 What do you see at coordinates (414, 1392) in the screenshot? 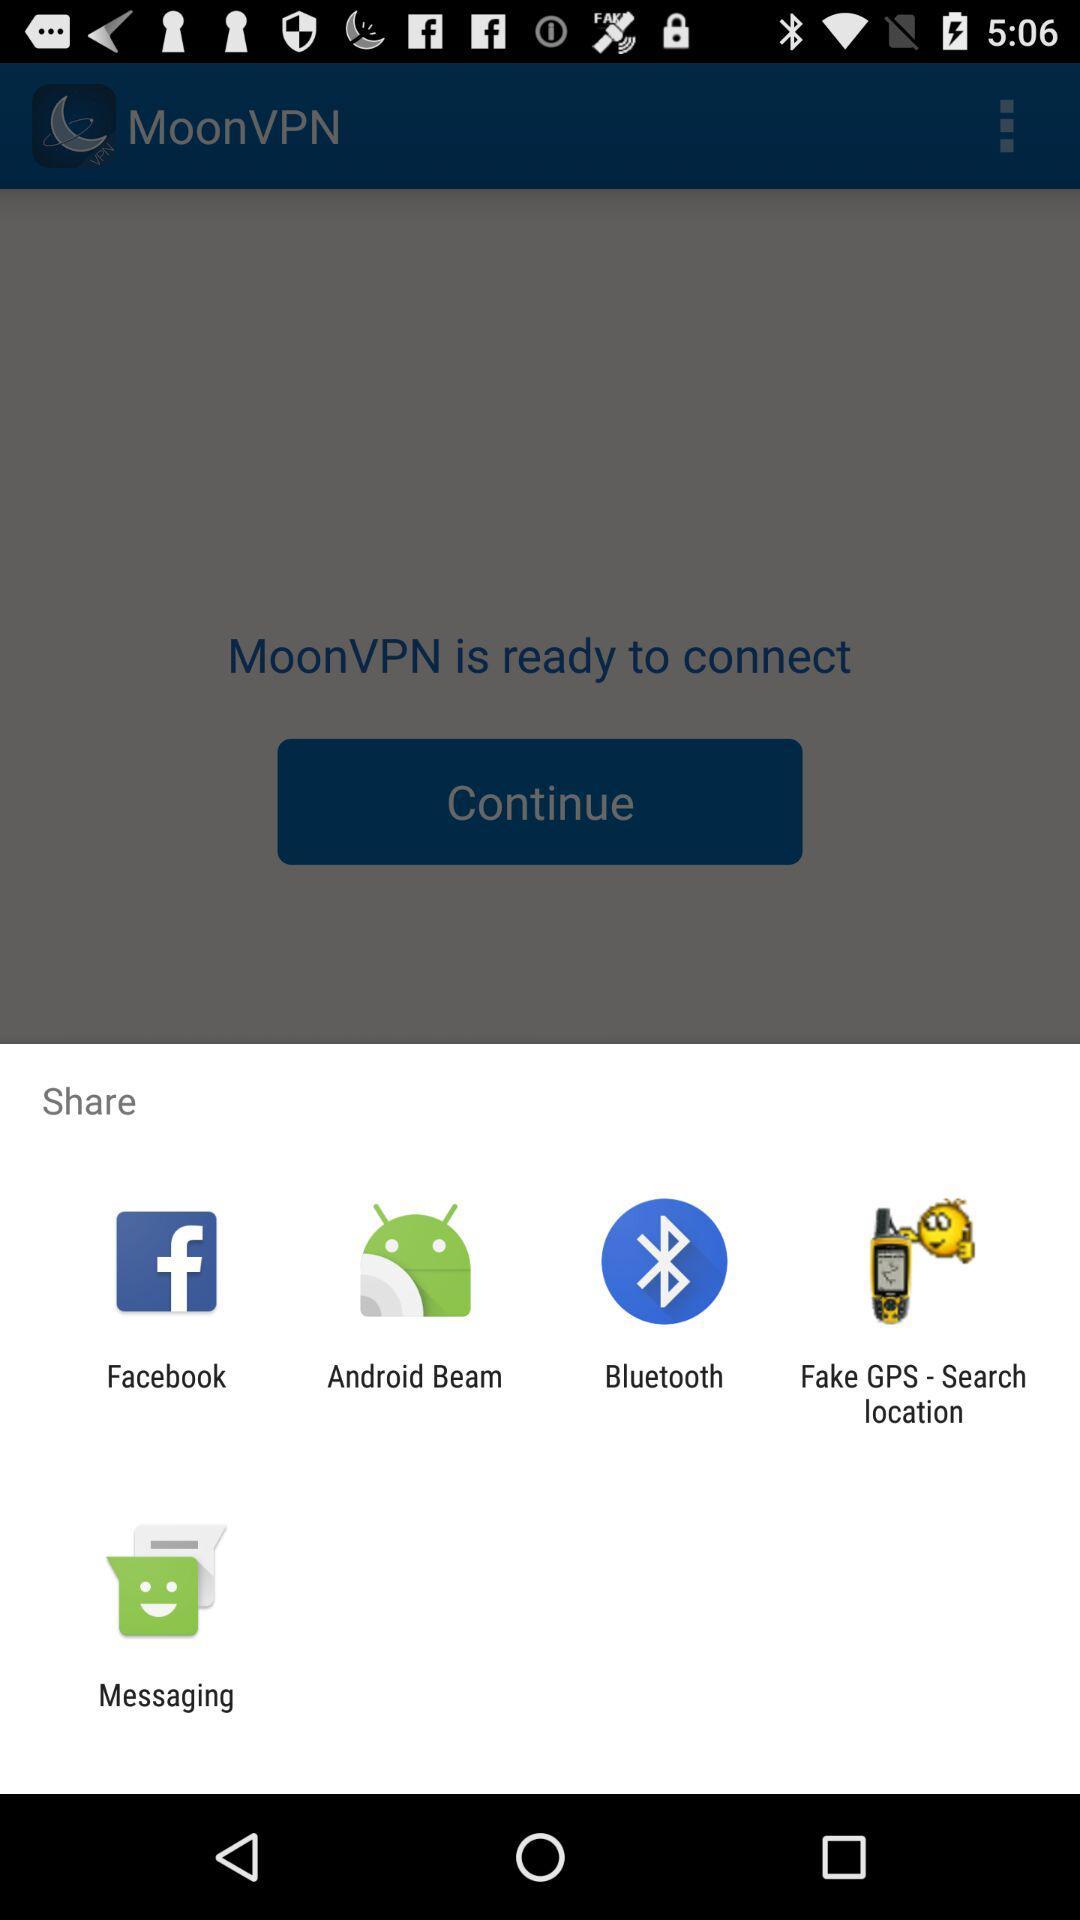
I see `icon next to the facebook` at bounding box center [414, 1392].